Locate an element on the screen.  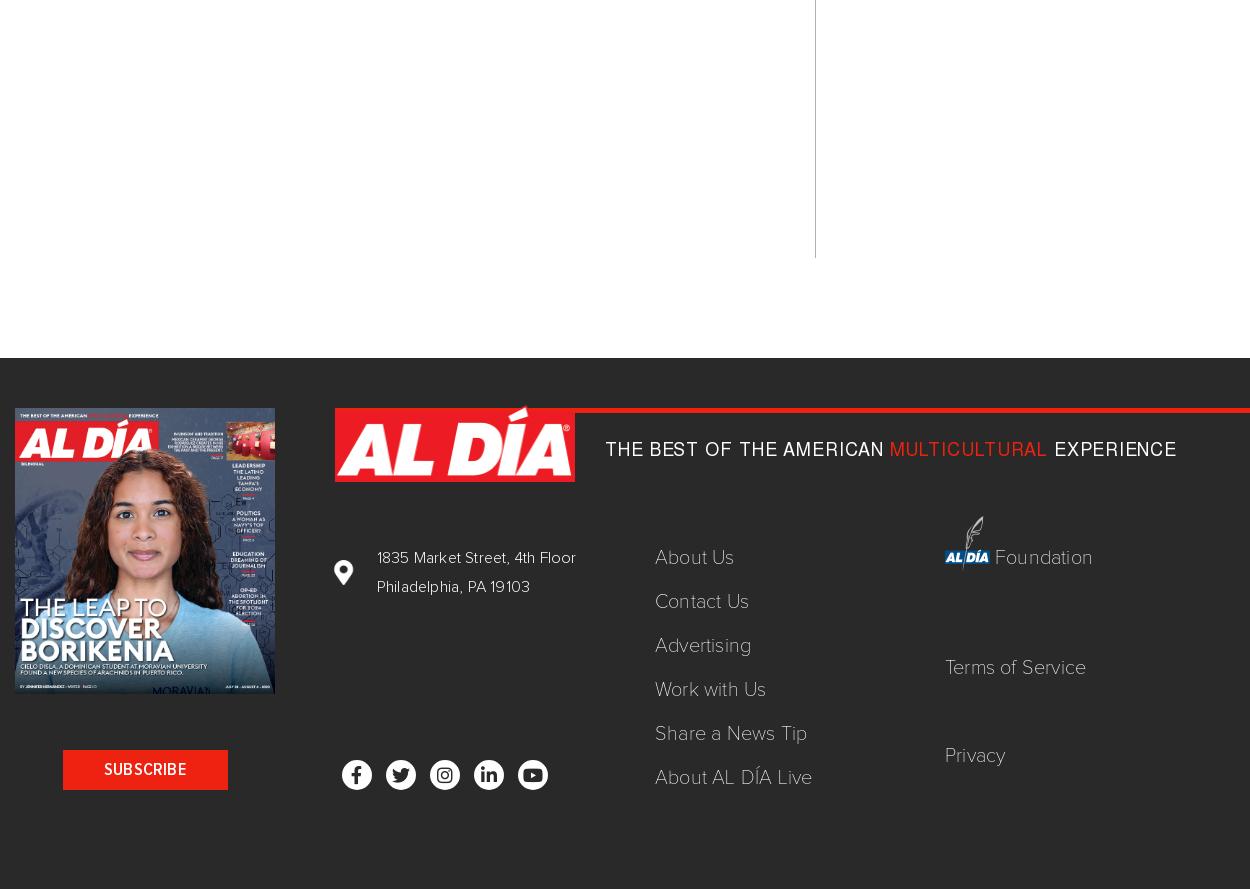
'1835 Market Street, 4th Floor' is located at coordinates (475, 556).